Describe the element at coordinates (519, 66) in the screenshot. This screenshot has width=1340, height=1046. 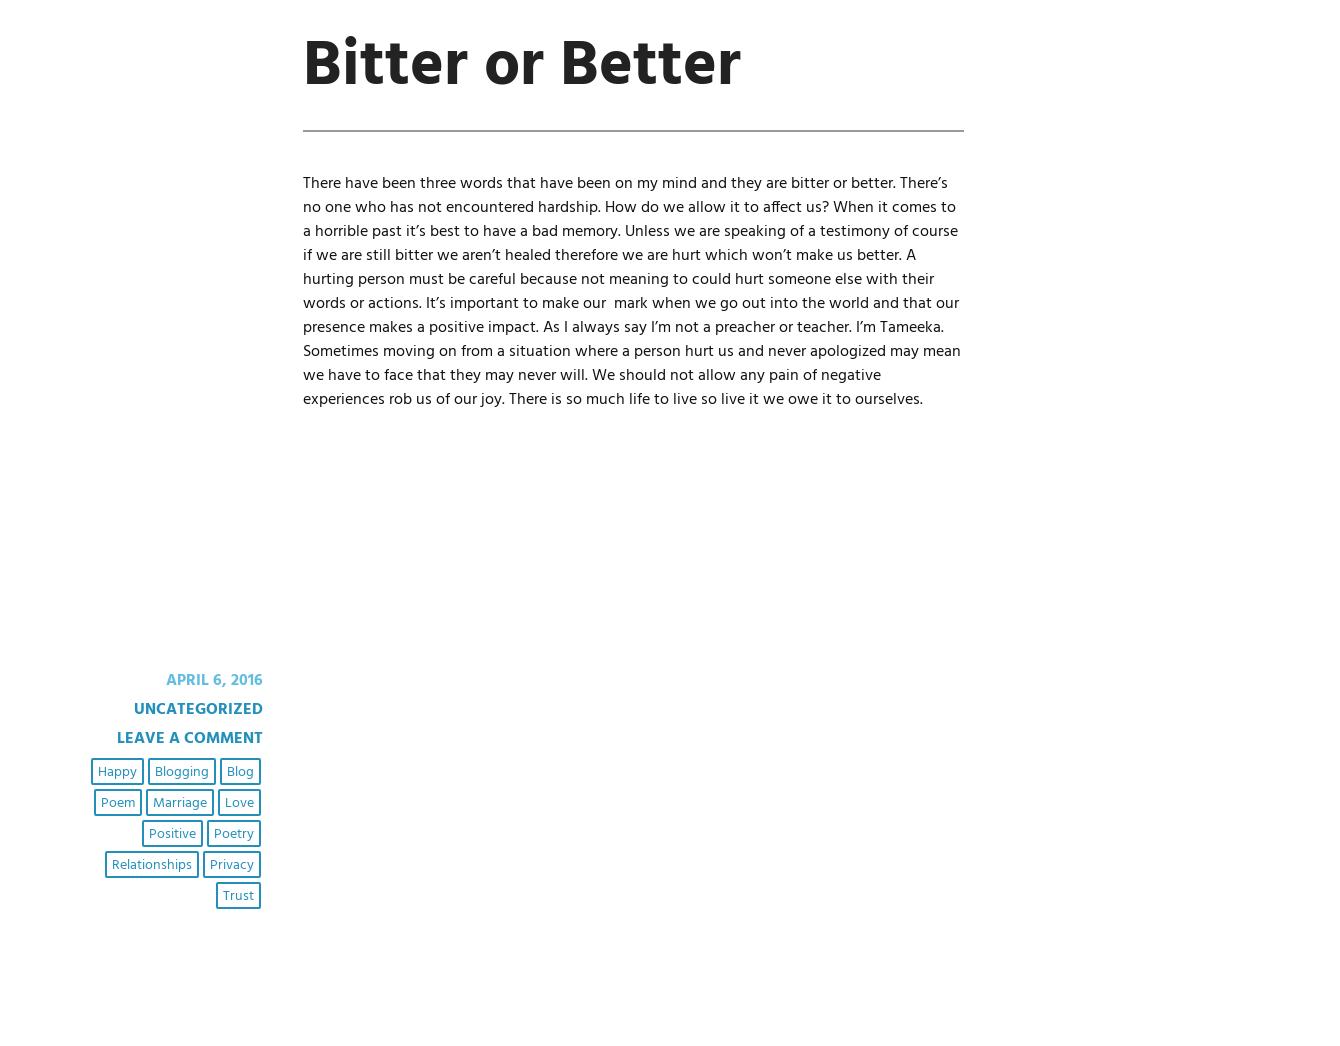
I see `'Bitter or Better'` at that location.